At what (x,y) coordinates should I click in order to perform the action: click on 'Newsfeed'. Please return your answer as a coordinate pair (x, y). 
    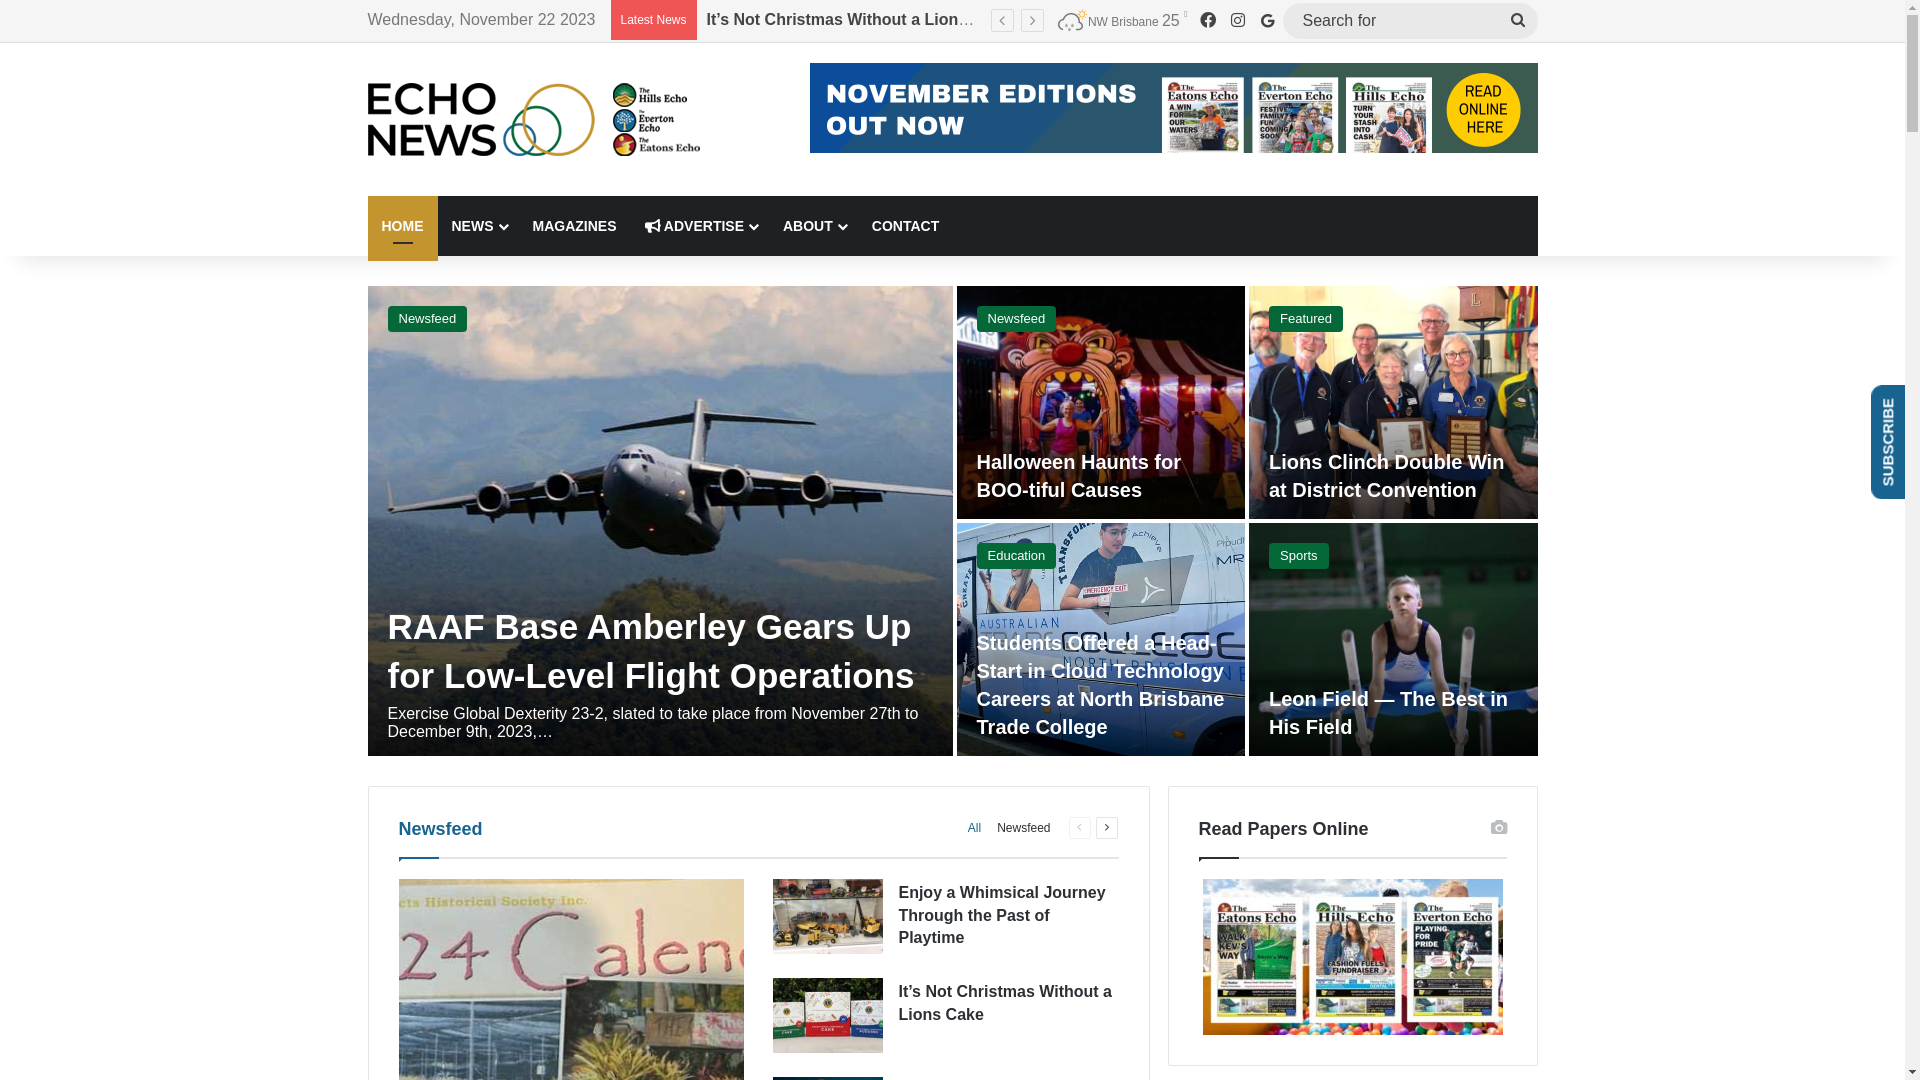
    Looking at the image, I should click on (426, 318).